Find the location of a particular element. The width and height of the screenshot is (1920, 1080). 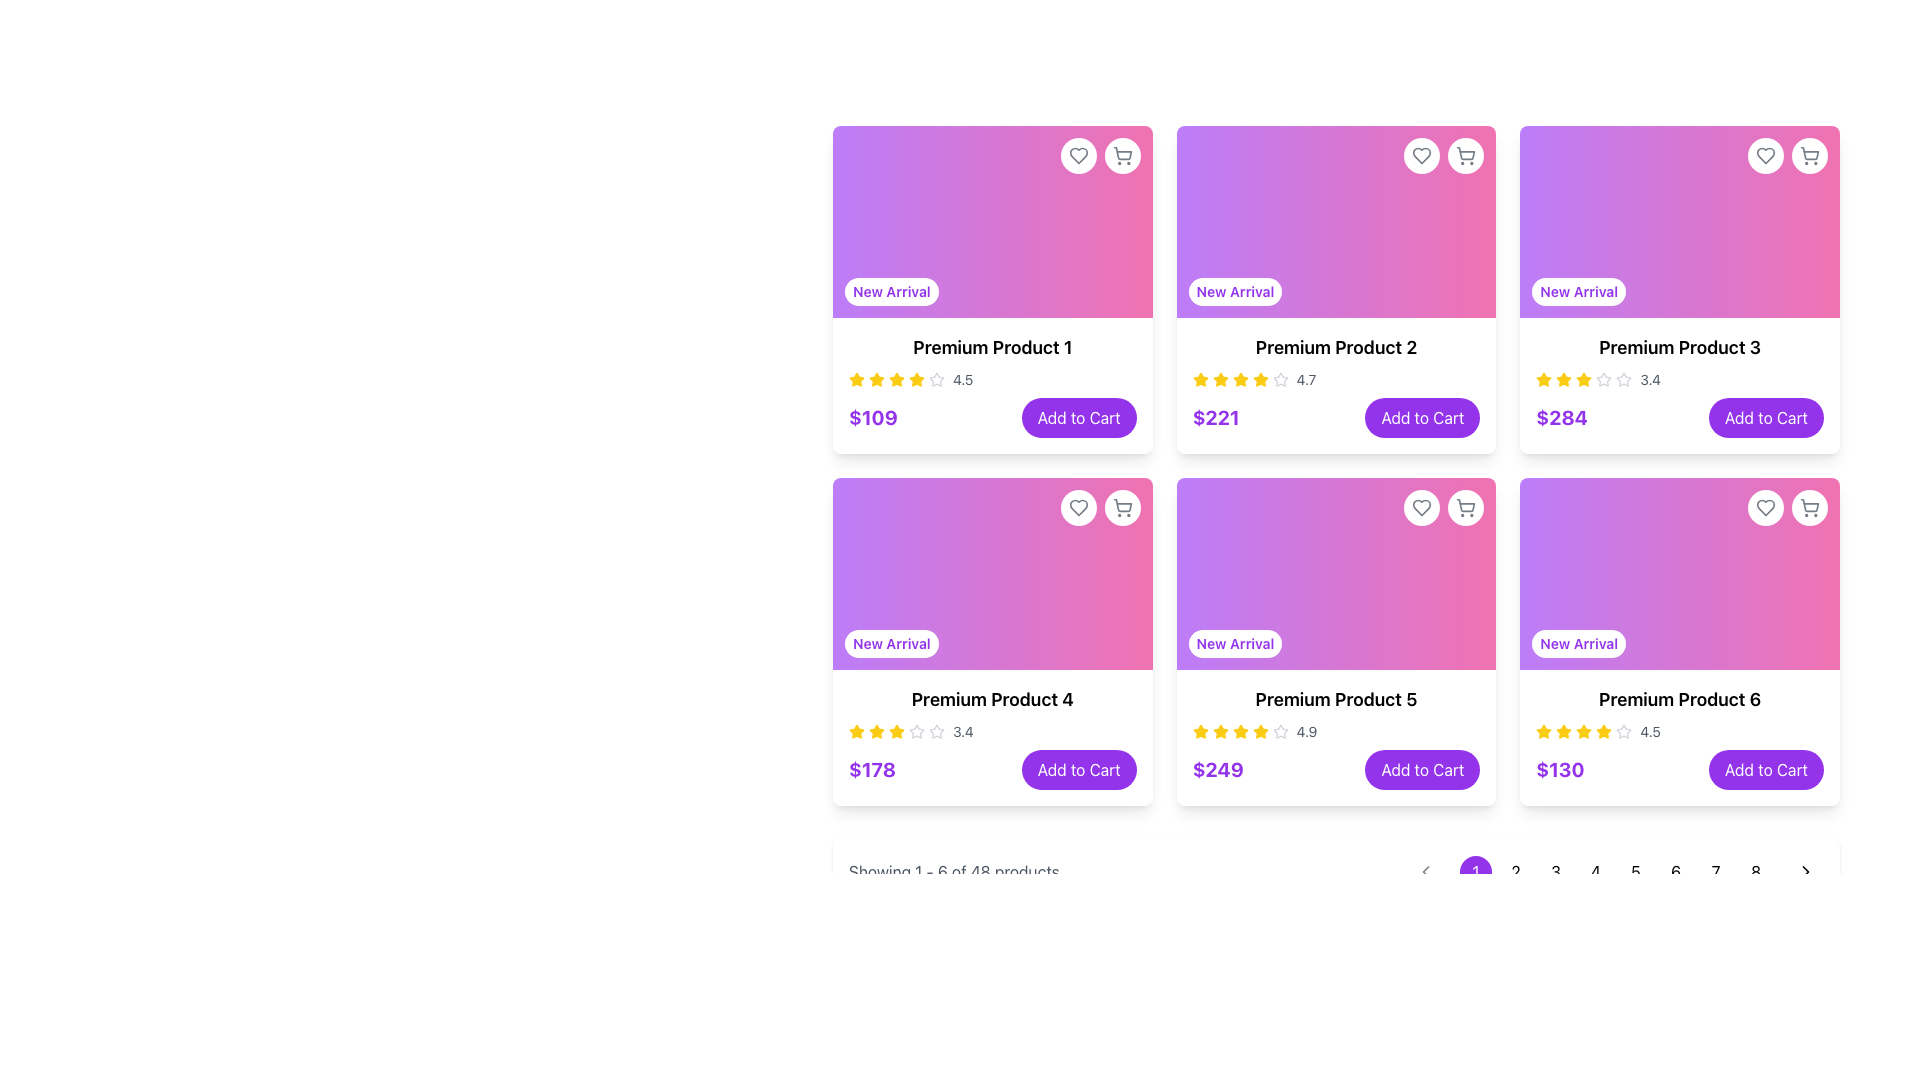

the numeric rating text label (4.5) located below the title and rating stars in the product card is located at coordinates (963, 380).